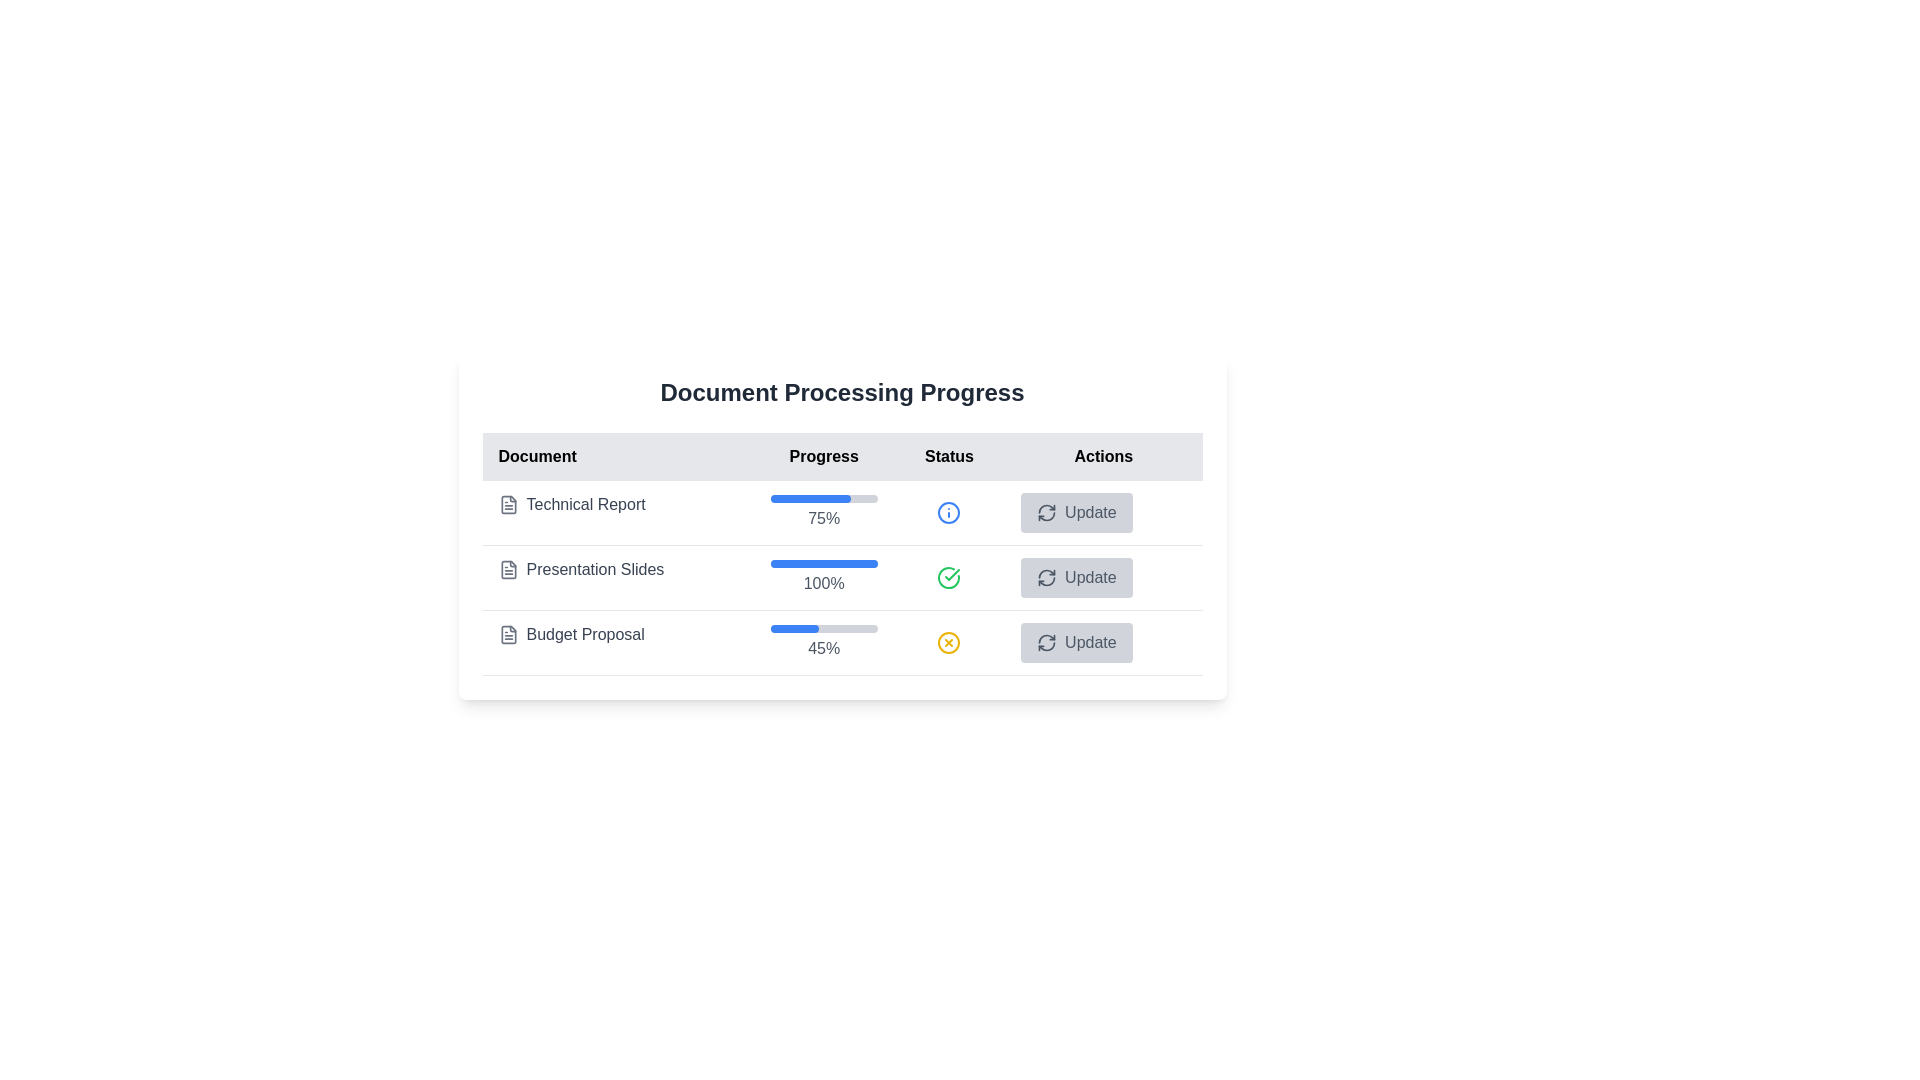 The image size is (1920, 1080). Describe the element at coordinates (948, 512) in the screenshot. I see `the Informative Icon located in the first row of the 'Status' column, corresponding to the 'Technical Report'` at that location.